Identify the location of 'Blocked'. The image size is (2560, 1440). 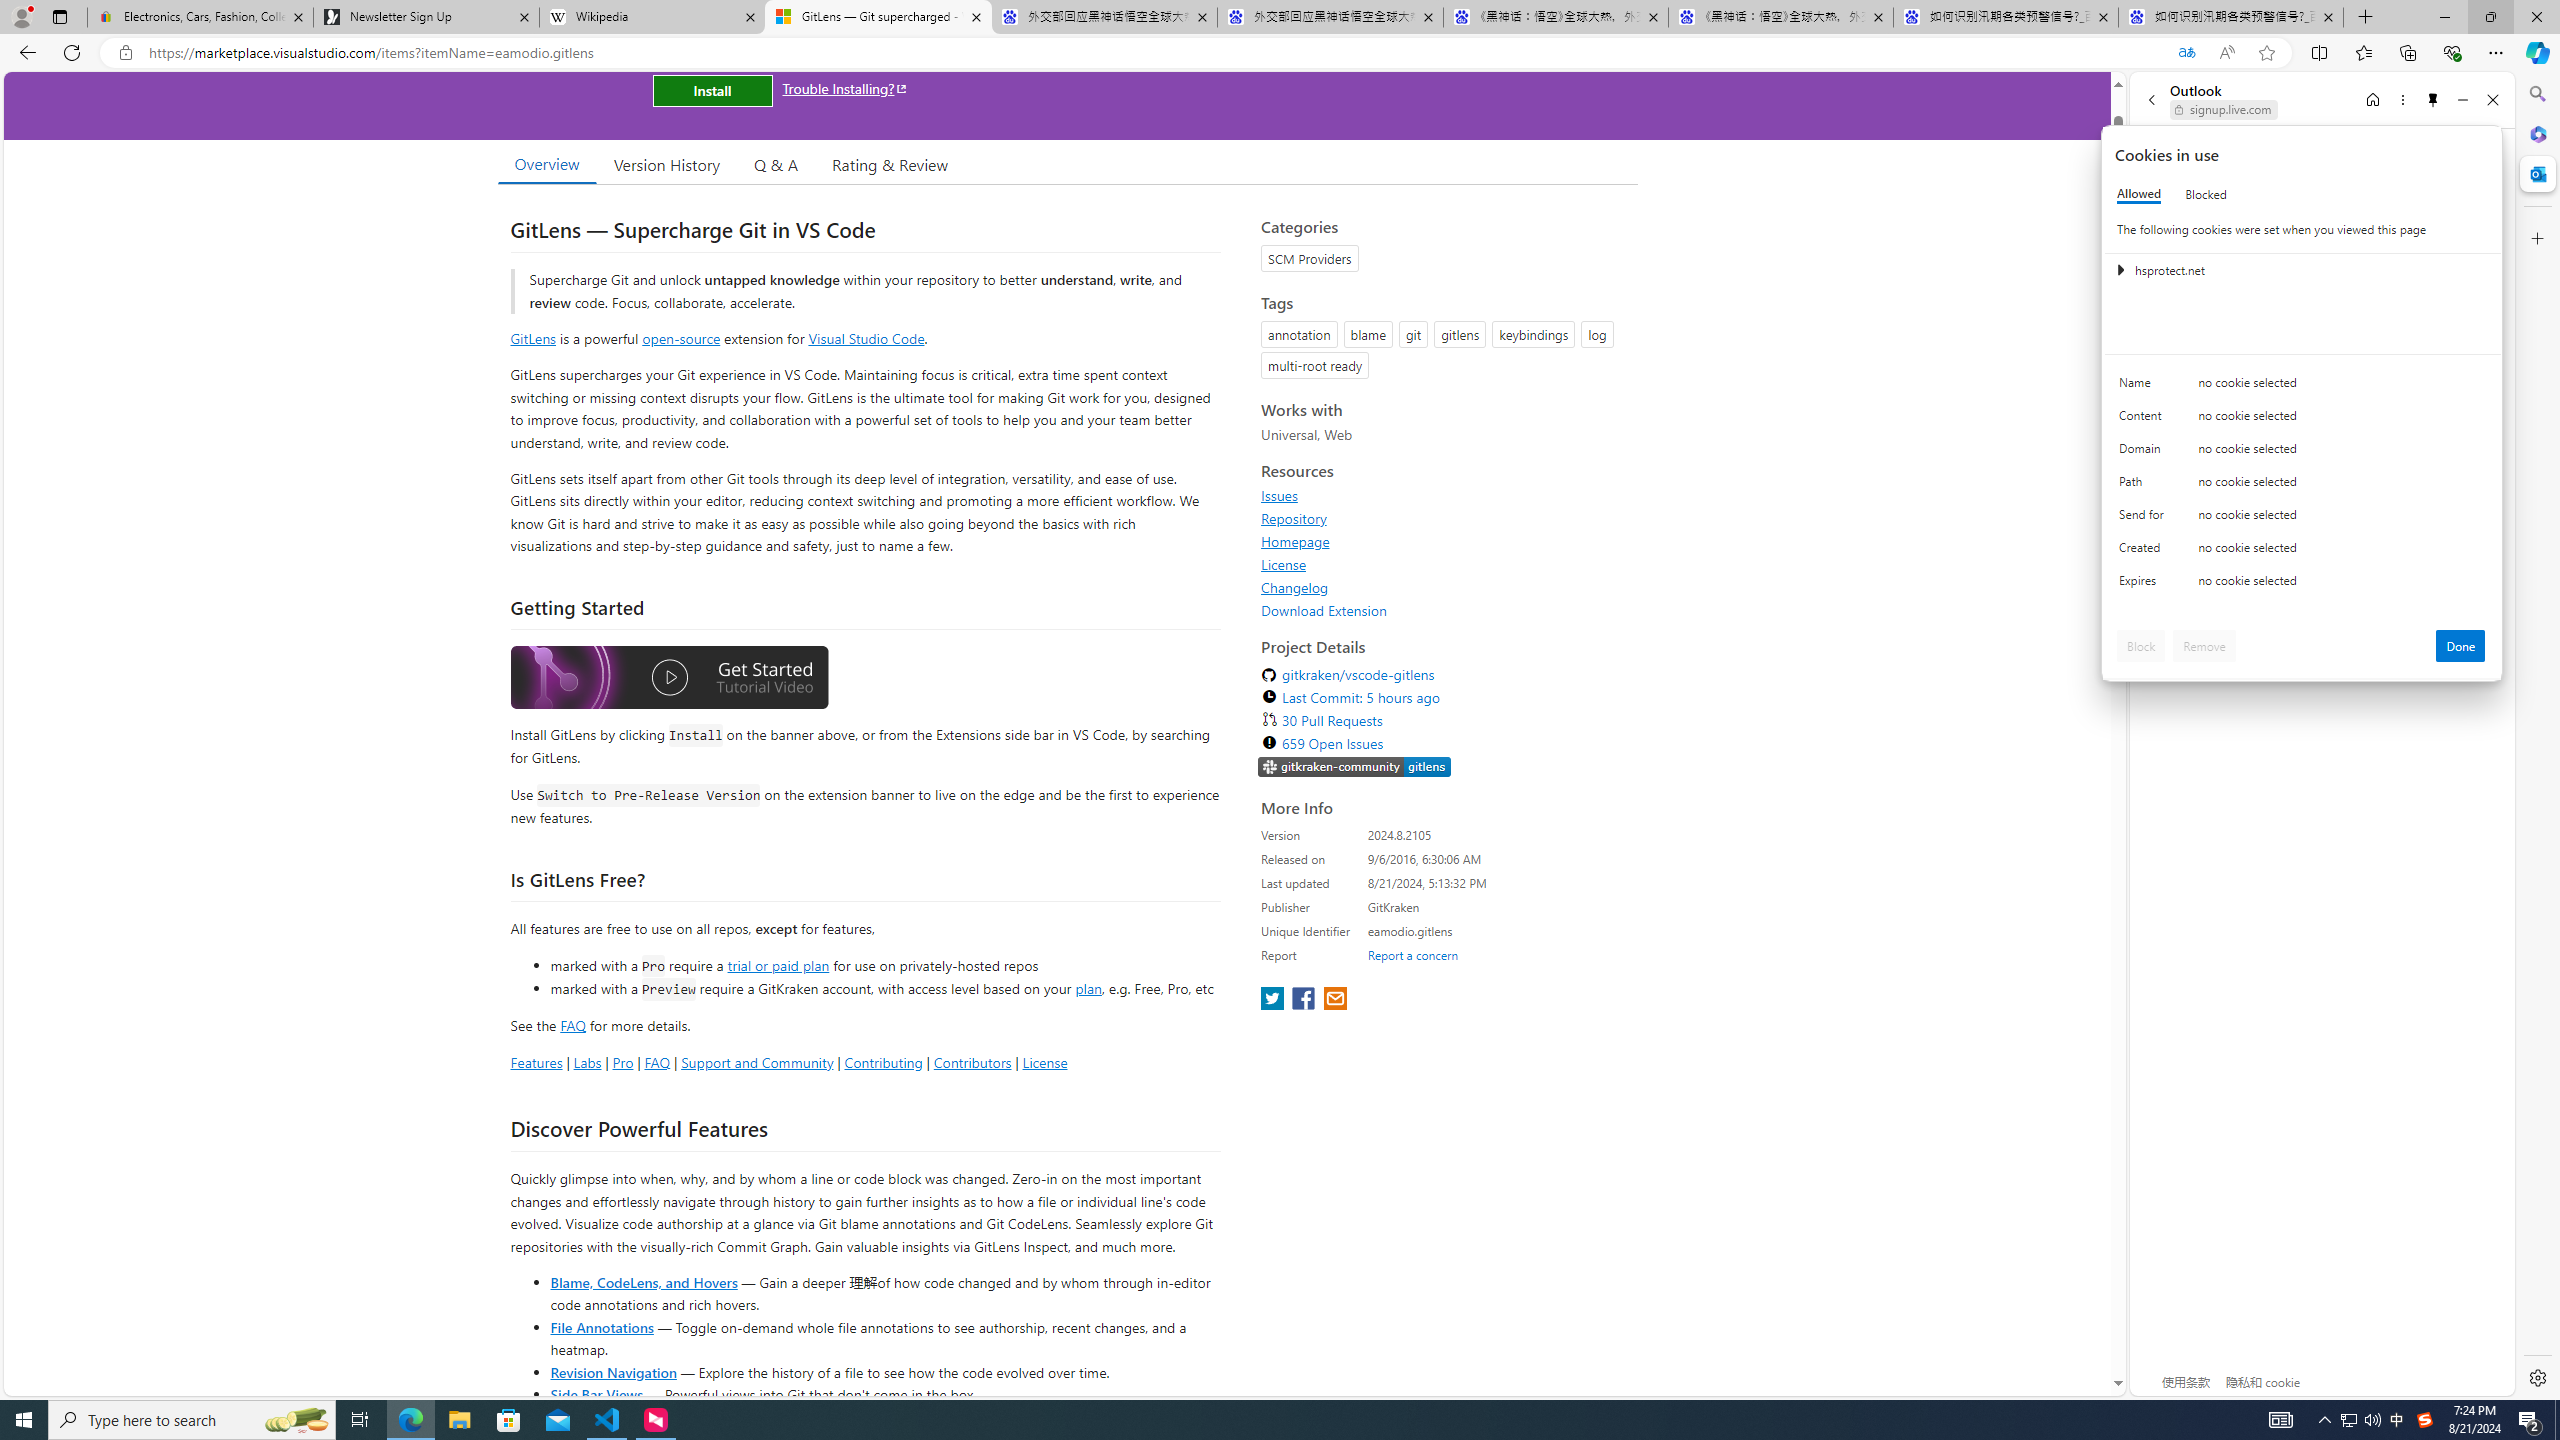
(2205, 194).